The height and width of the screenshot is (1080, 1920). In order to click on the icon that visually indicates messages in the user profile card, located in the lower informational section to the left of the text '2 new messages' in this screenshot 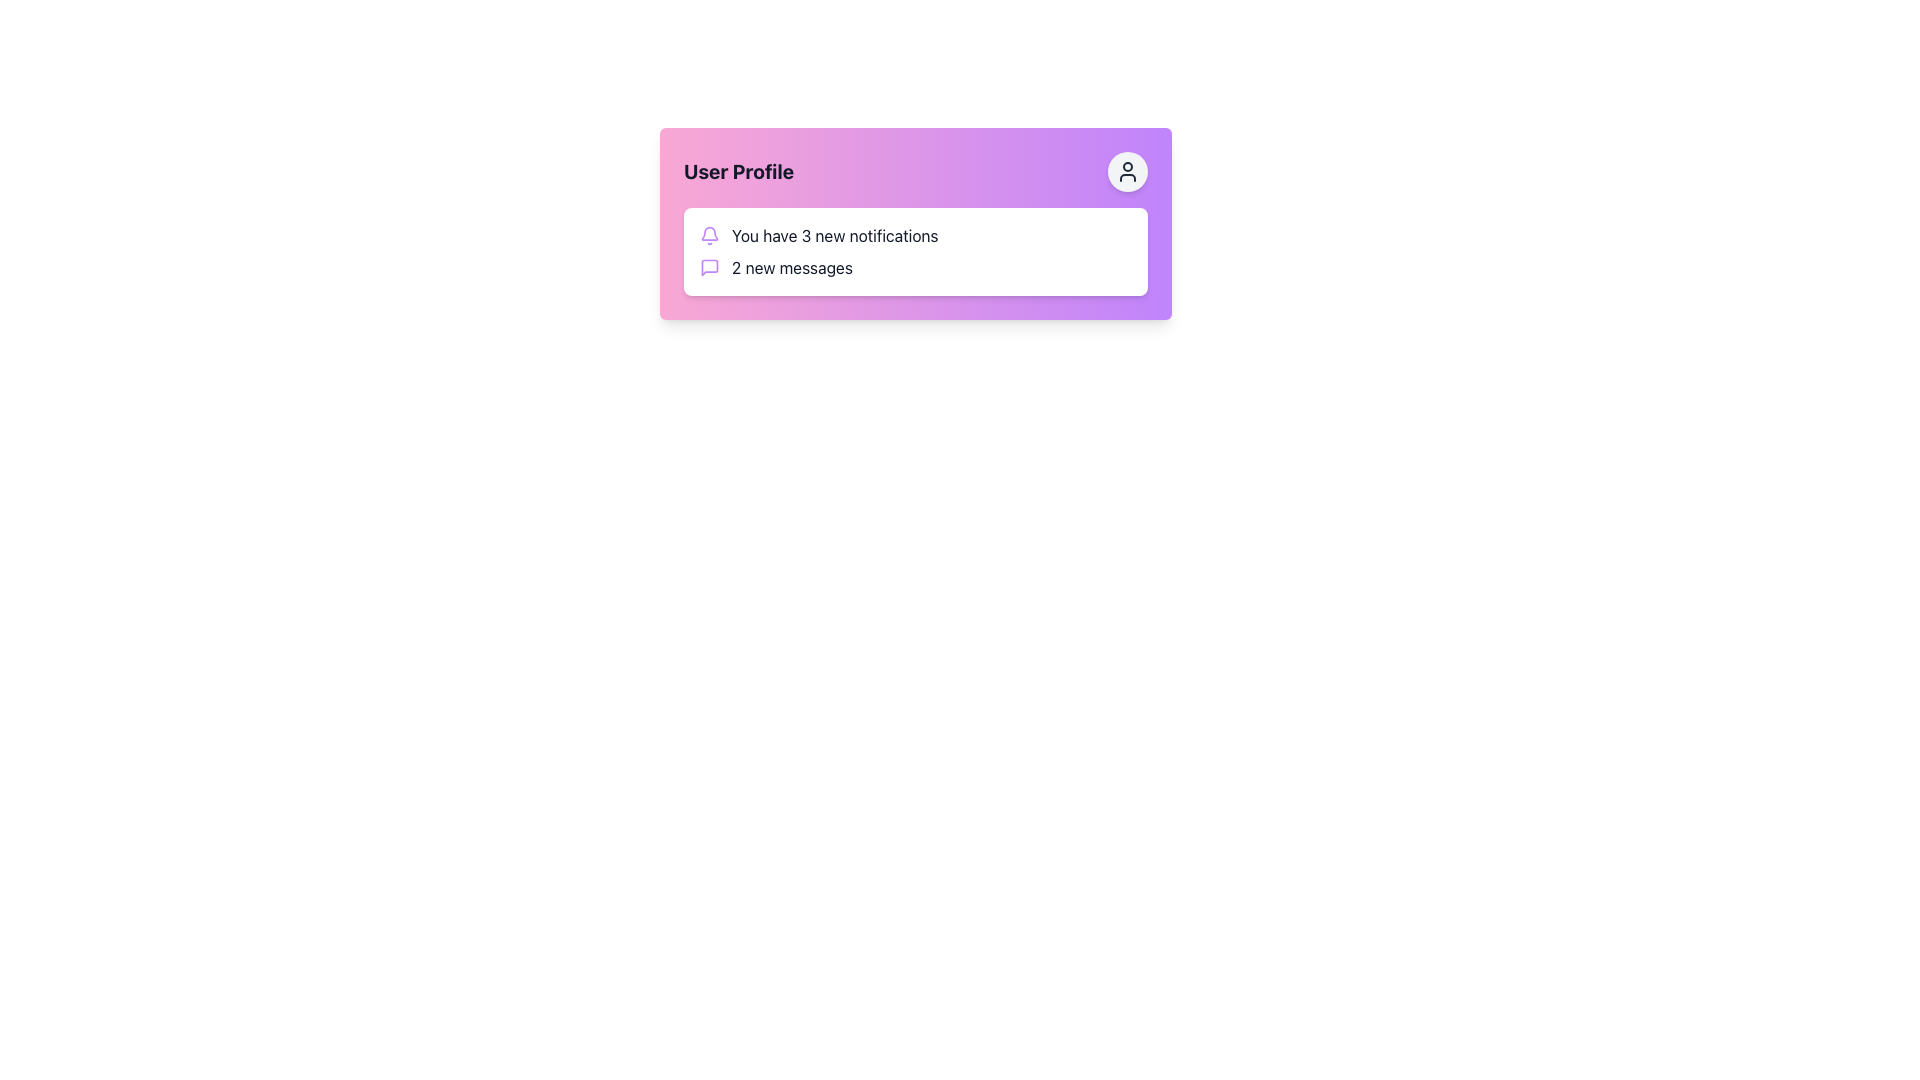, I will do `click(710, 266)`.